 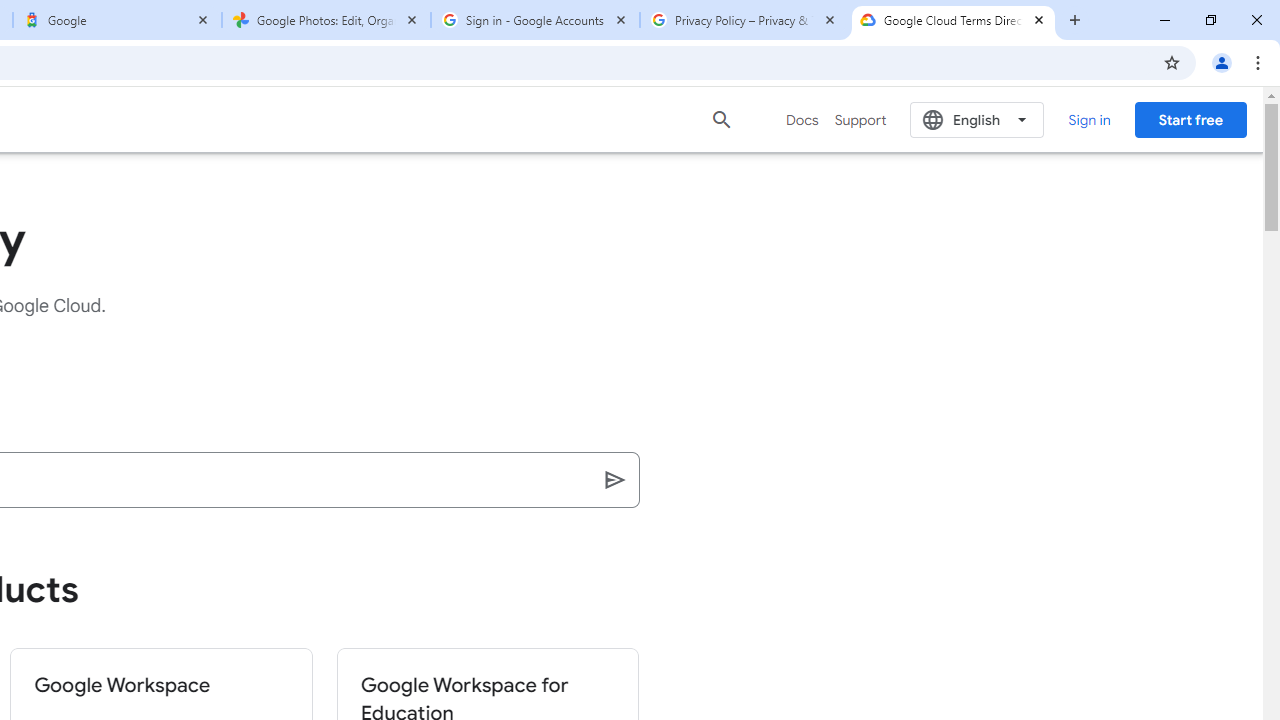 What do you see at coordinates (116, 20) in the screenshot?
I see `'Google'` at bounding box center [116, 20].